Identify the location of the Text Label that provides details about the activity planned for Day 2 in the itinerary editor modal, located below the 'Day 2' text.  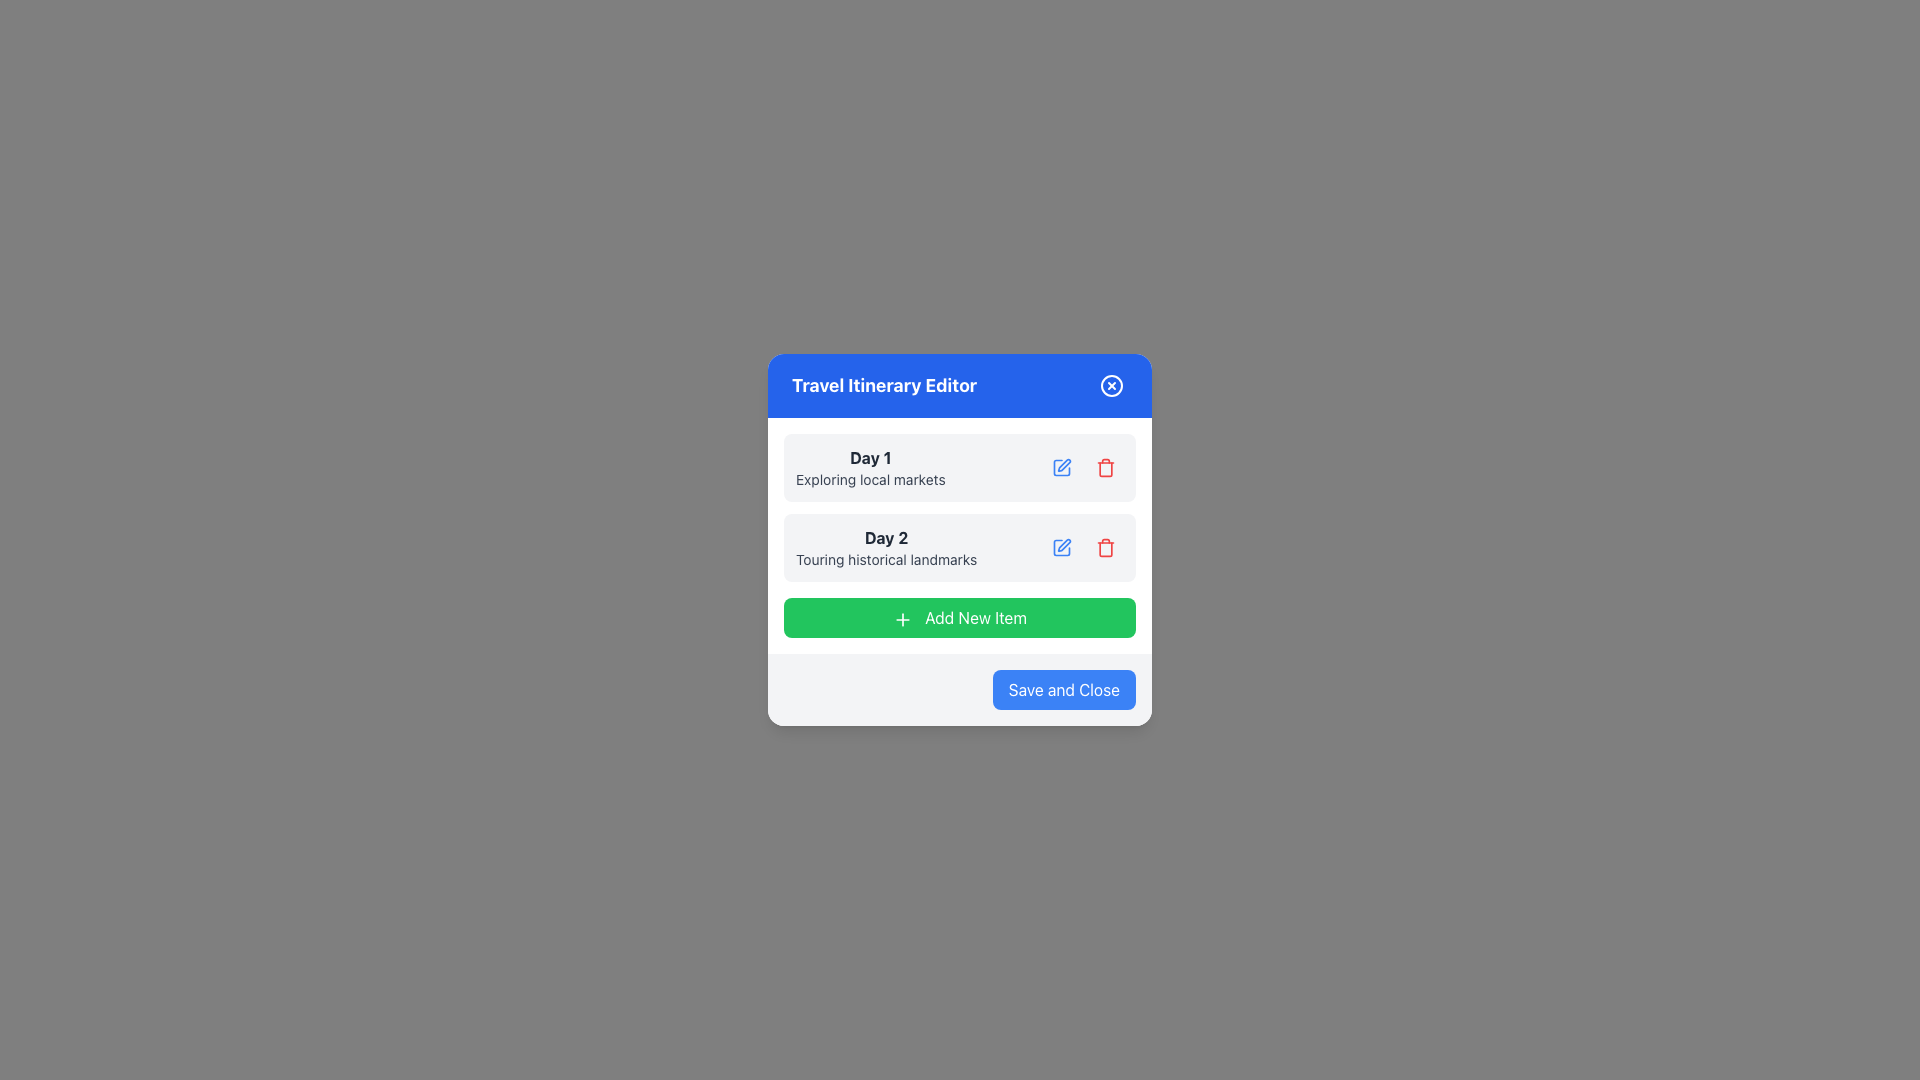
(885, 559).